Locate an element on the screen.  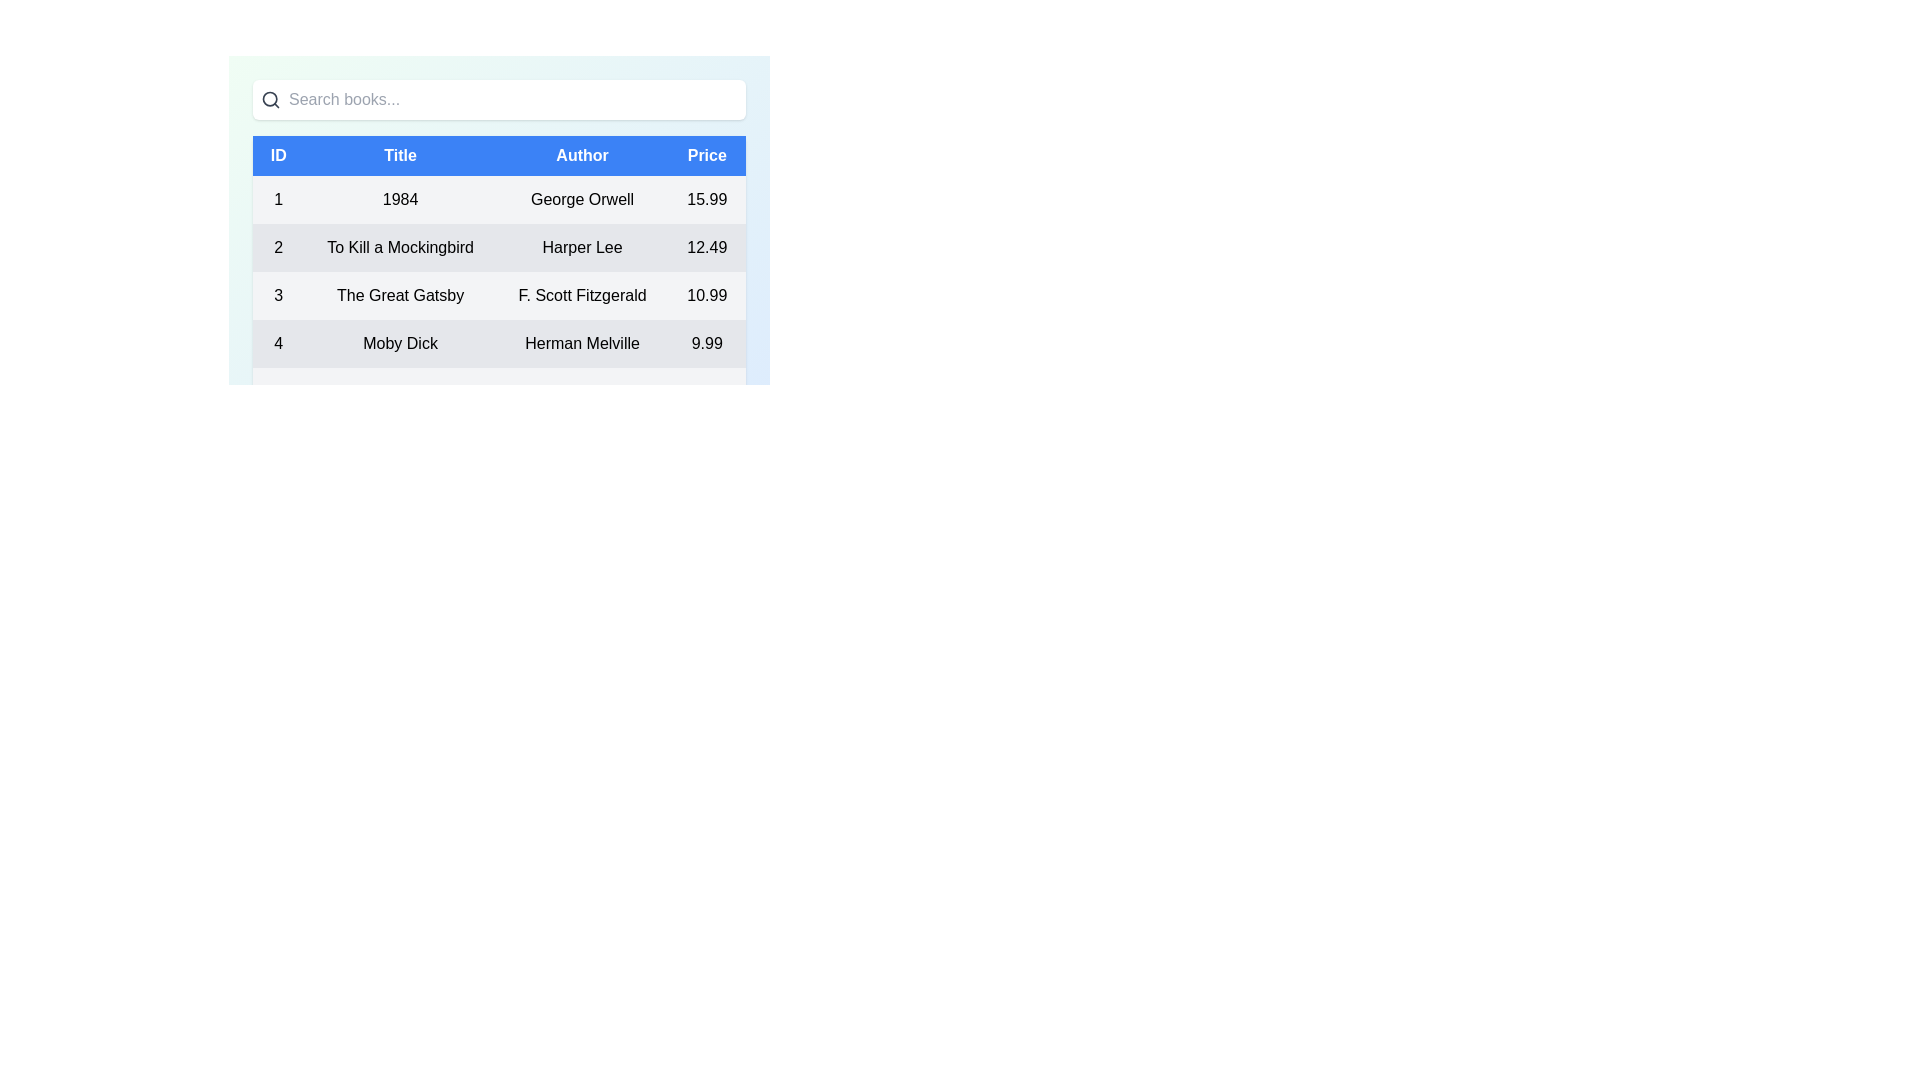
the price label displaying '9.99' in the last column of the fourth row, which is aligned with the book information 'Moby Dick' and 'Herman Melville' is located at coordinates (707, 342).